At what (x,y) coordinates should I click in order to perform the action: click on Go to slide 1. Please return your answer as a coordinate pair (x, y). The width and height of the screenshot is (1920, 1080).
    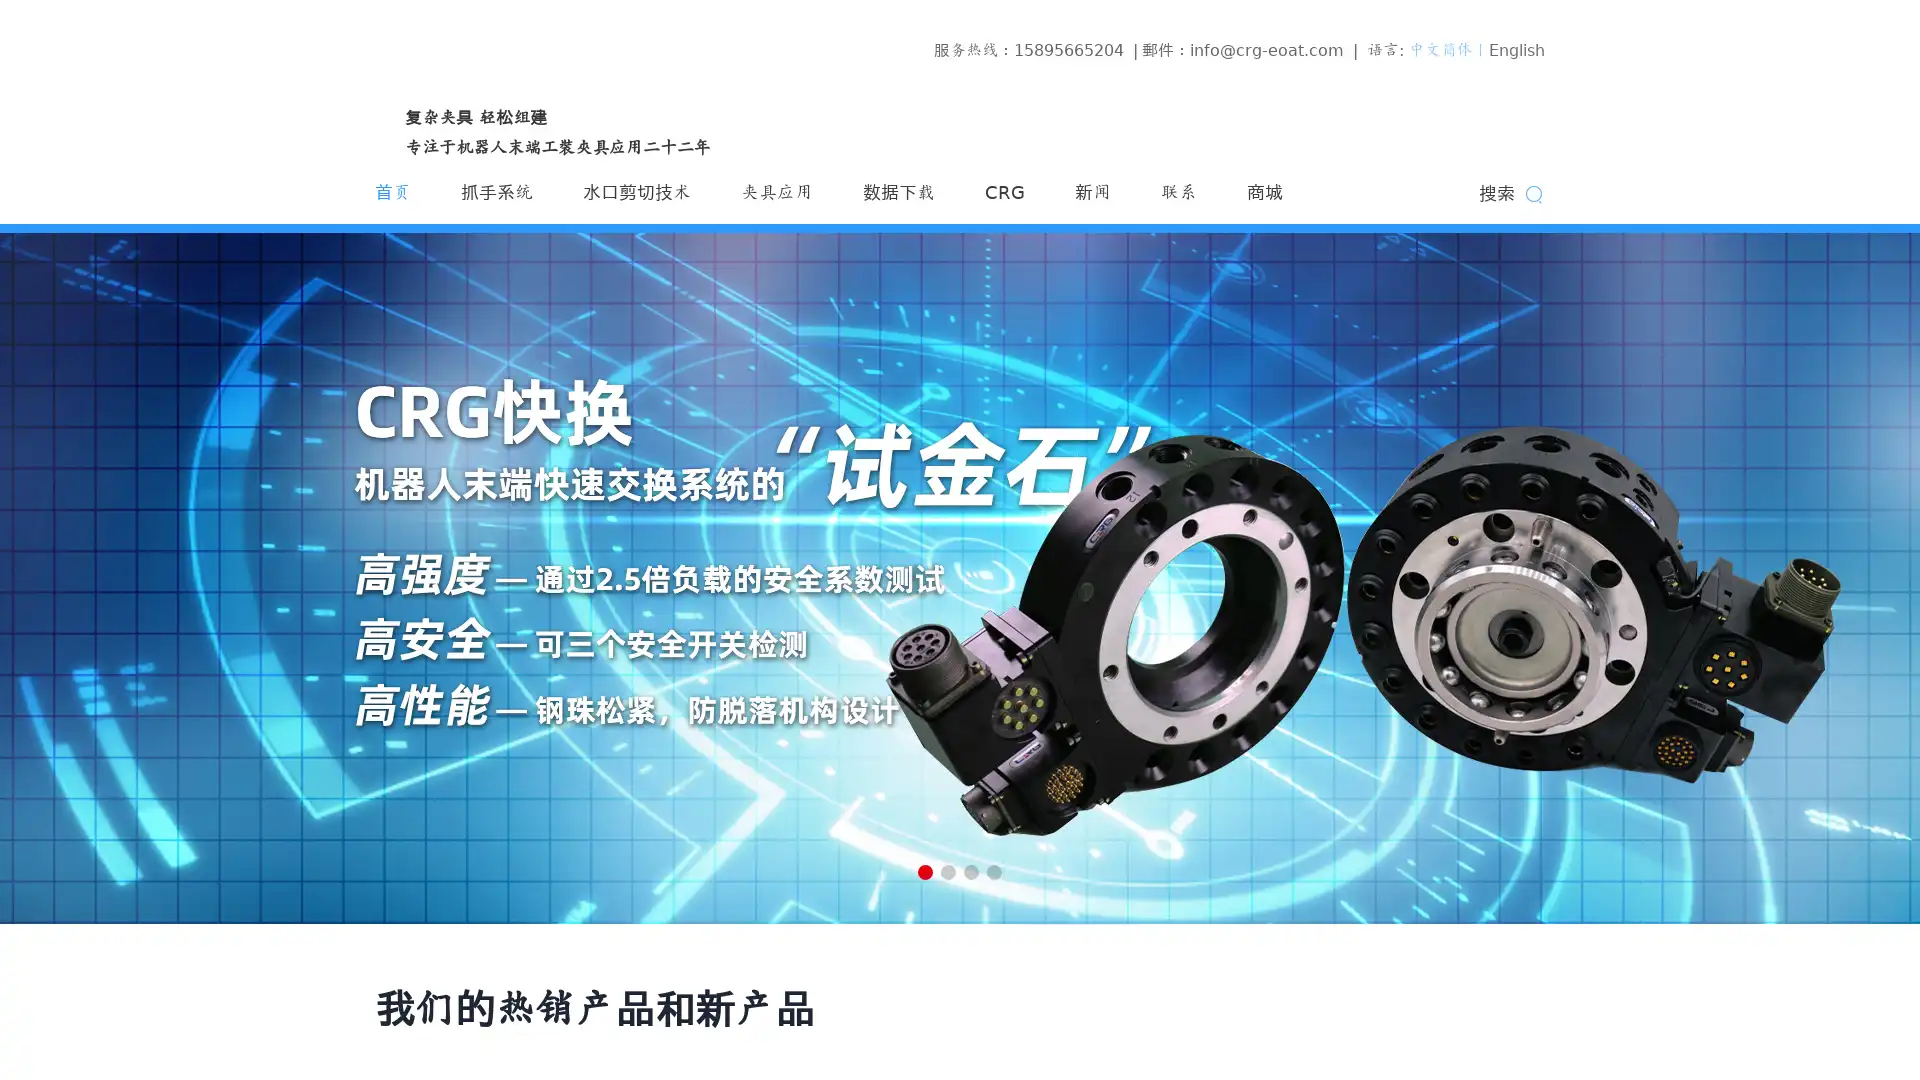
    Looking at the image, I should click on (924, 871).